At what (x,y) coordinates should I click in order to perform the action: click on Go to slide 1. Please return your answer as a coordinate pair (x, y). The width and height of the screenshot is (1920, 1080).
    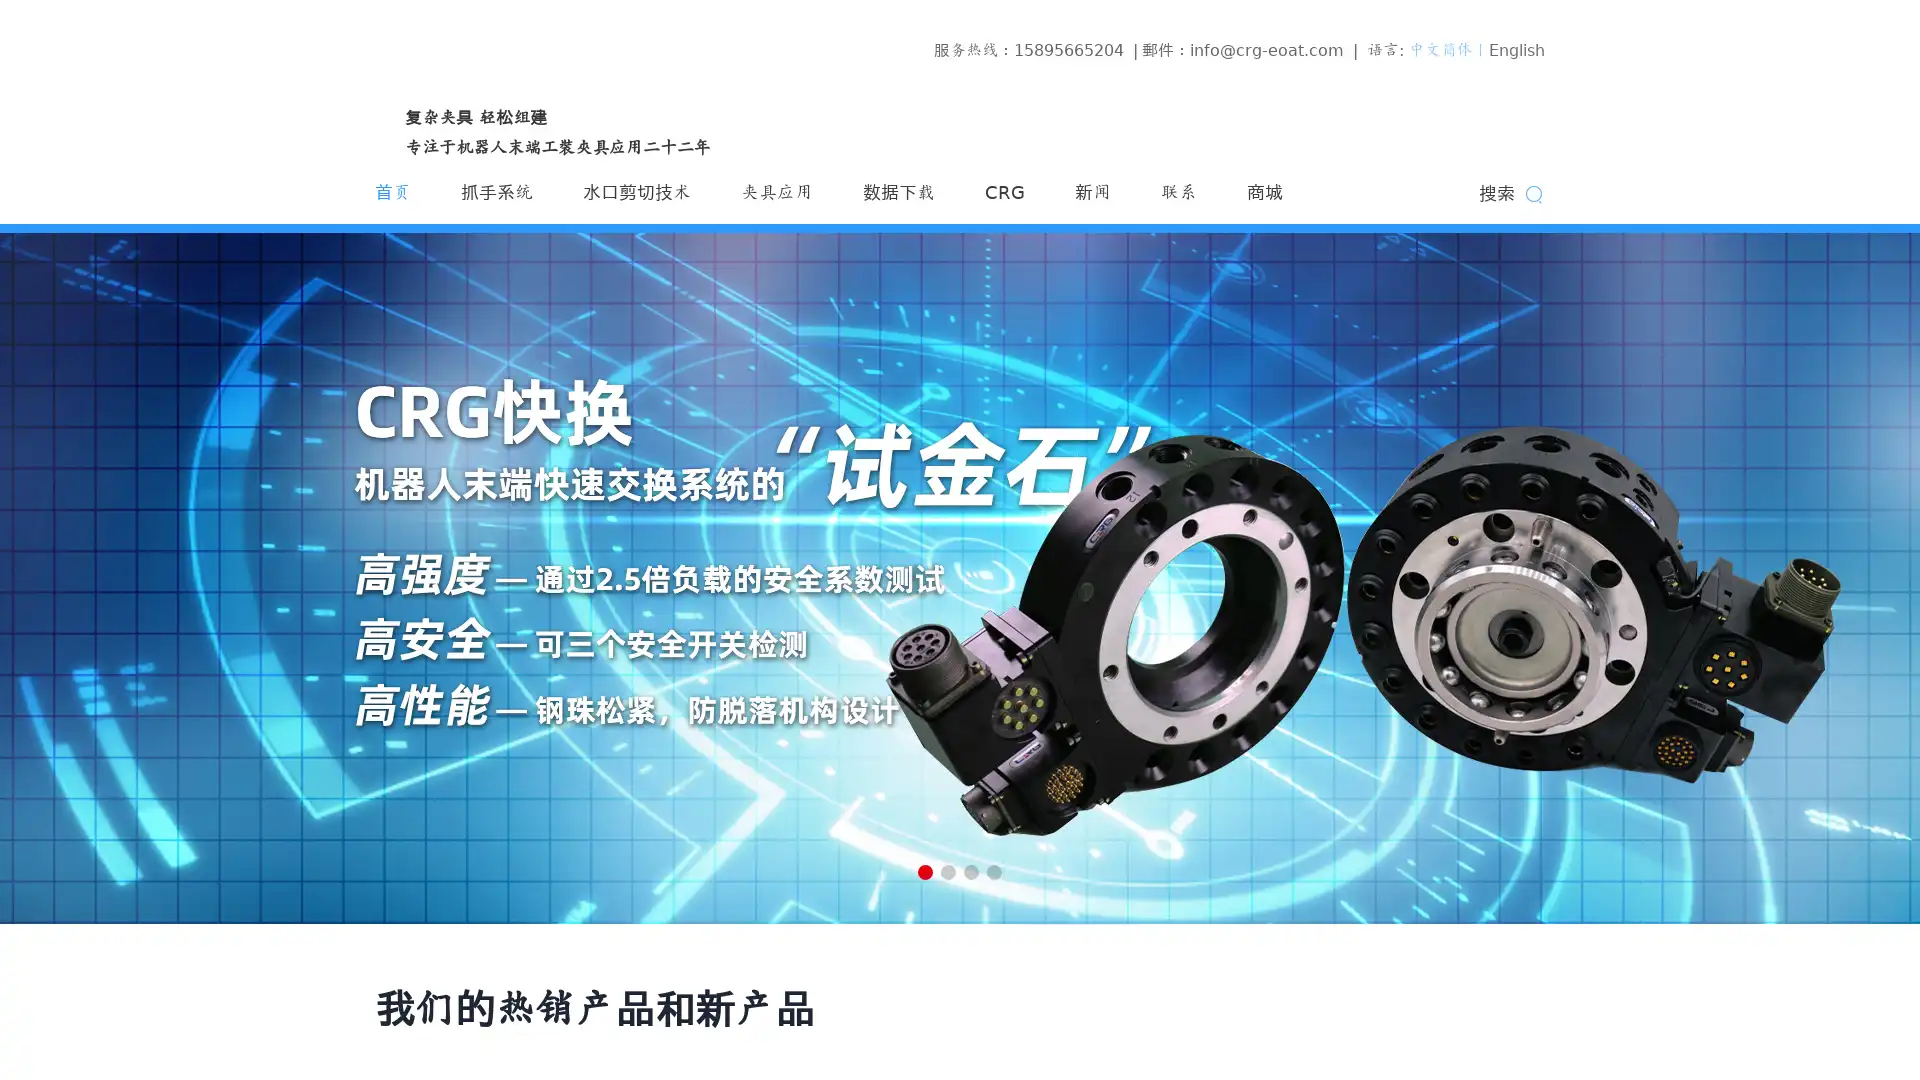
    Looking at the image, I should click on (924, 871).